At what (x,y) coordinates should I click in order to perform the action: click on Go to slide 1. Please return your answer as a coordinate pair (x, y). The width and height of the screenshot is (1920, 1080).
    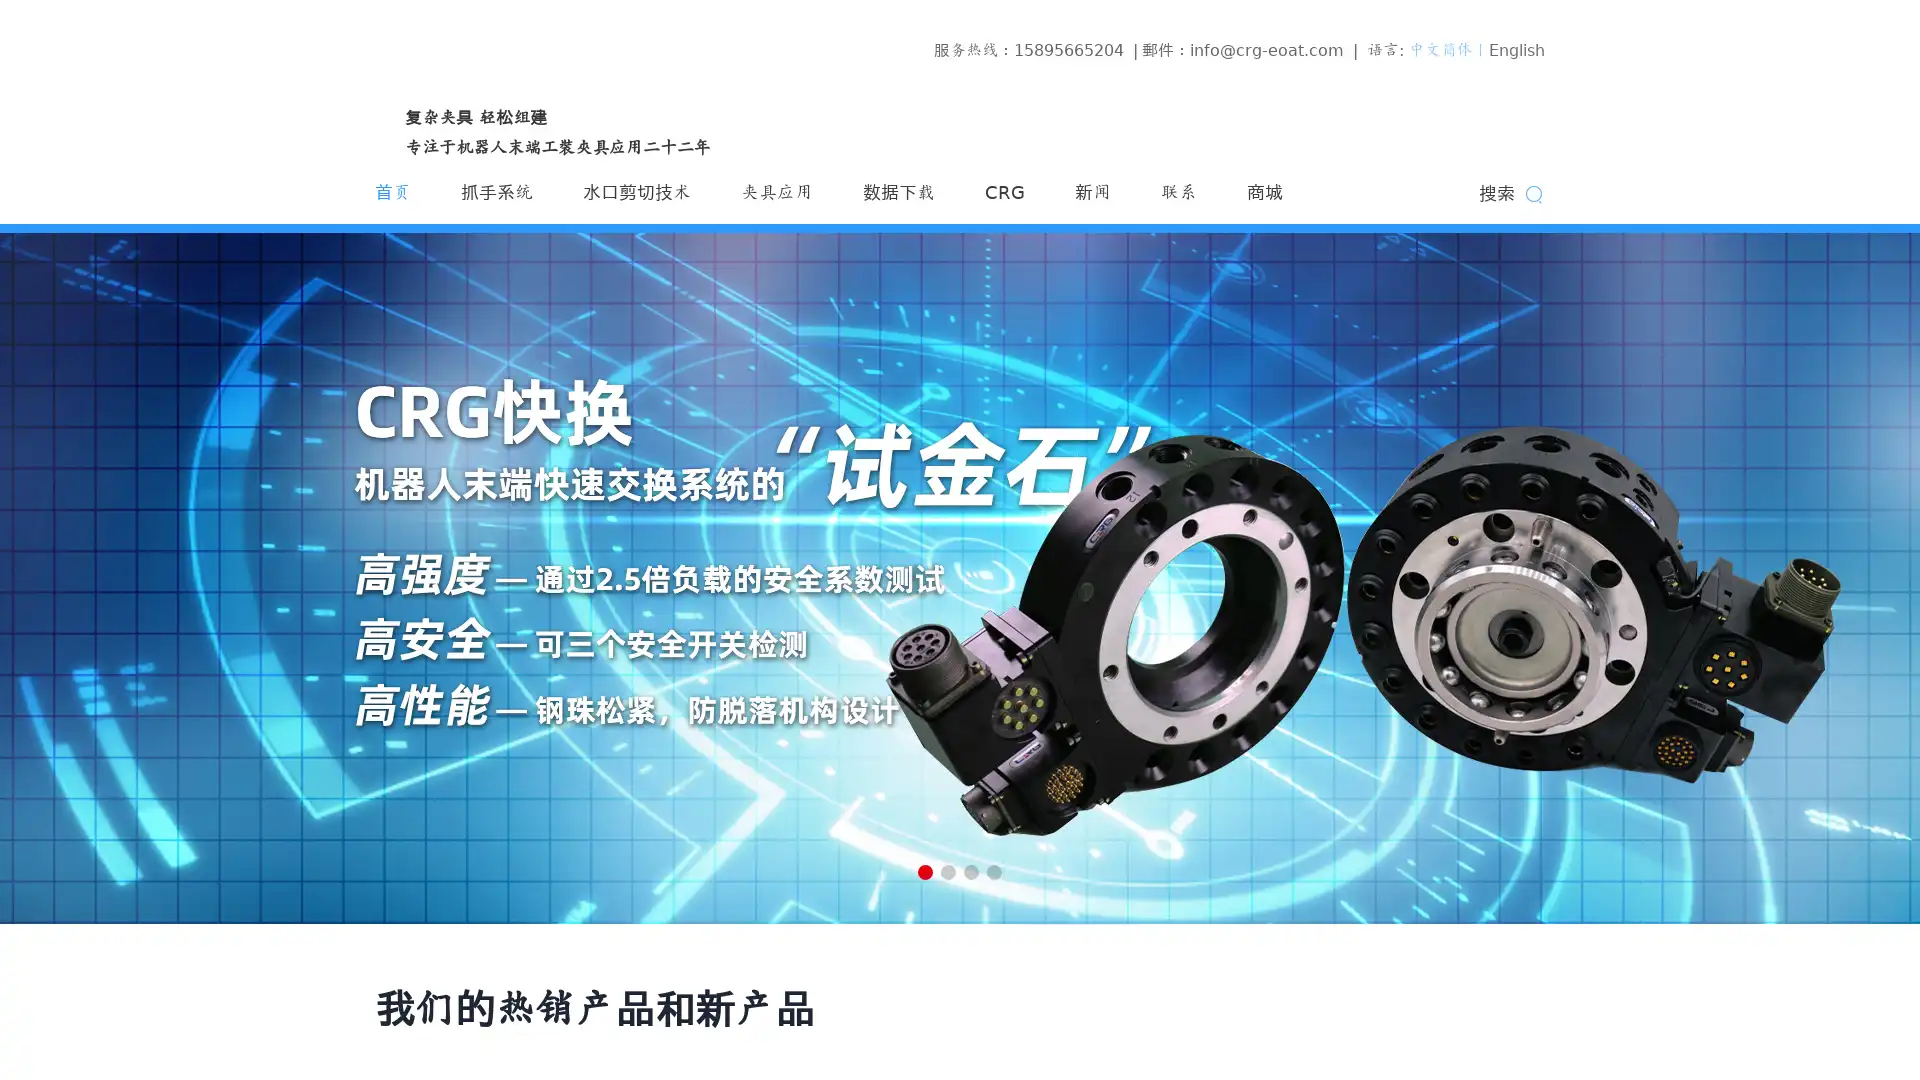
    Looking at the image, I should click on (924, 871).